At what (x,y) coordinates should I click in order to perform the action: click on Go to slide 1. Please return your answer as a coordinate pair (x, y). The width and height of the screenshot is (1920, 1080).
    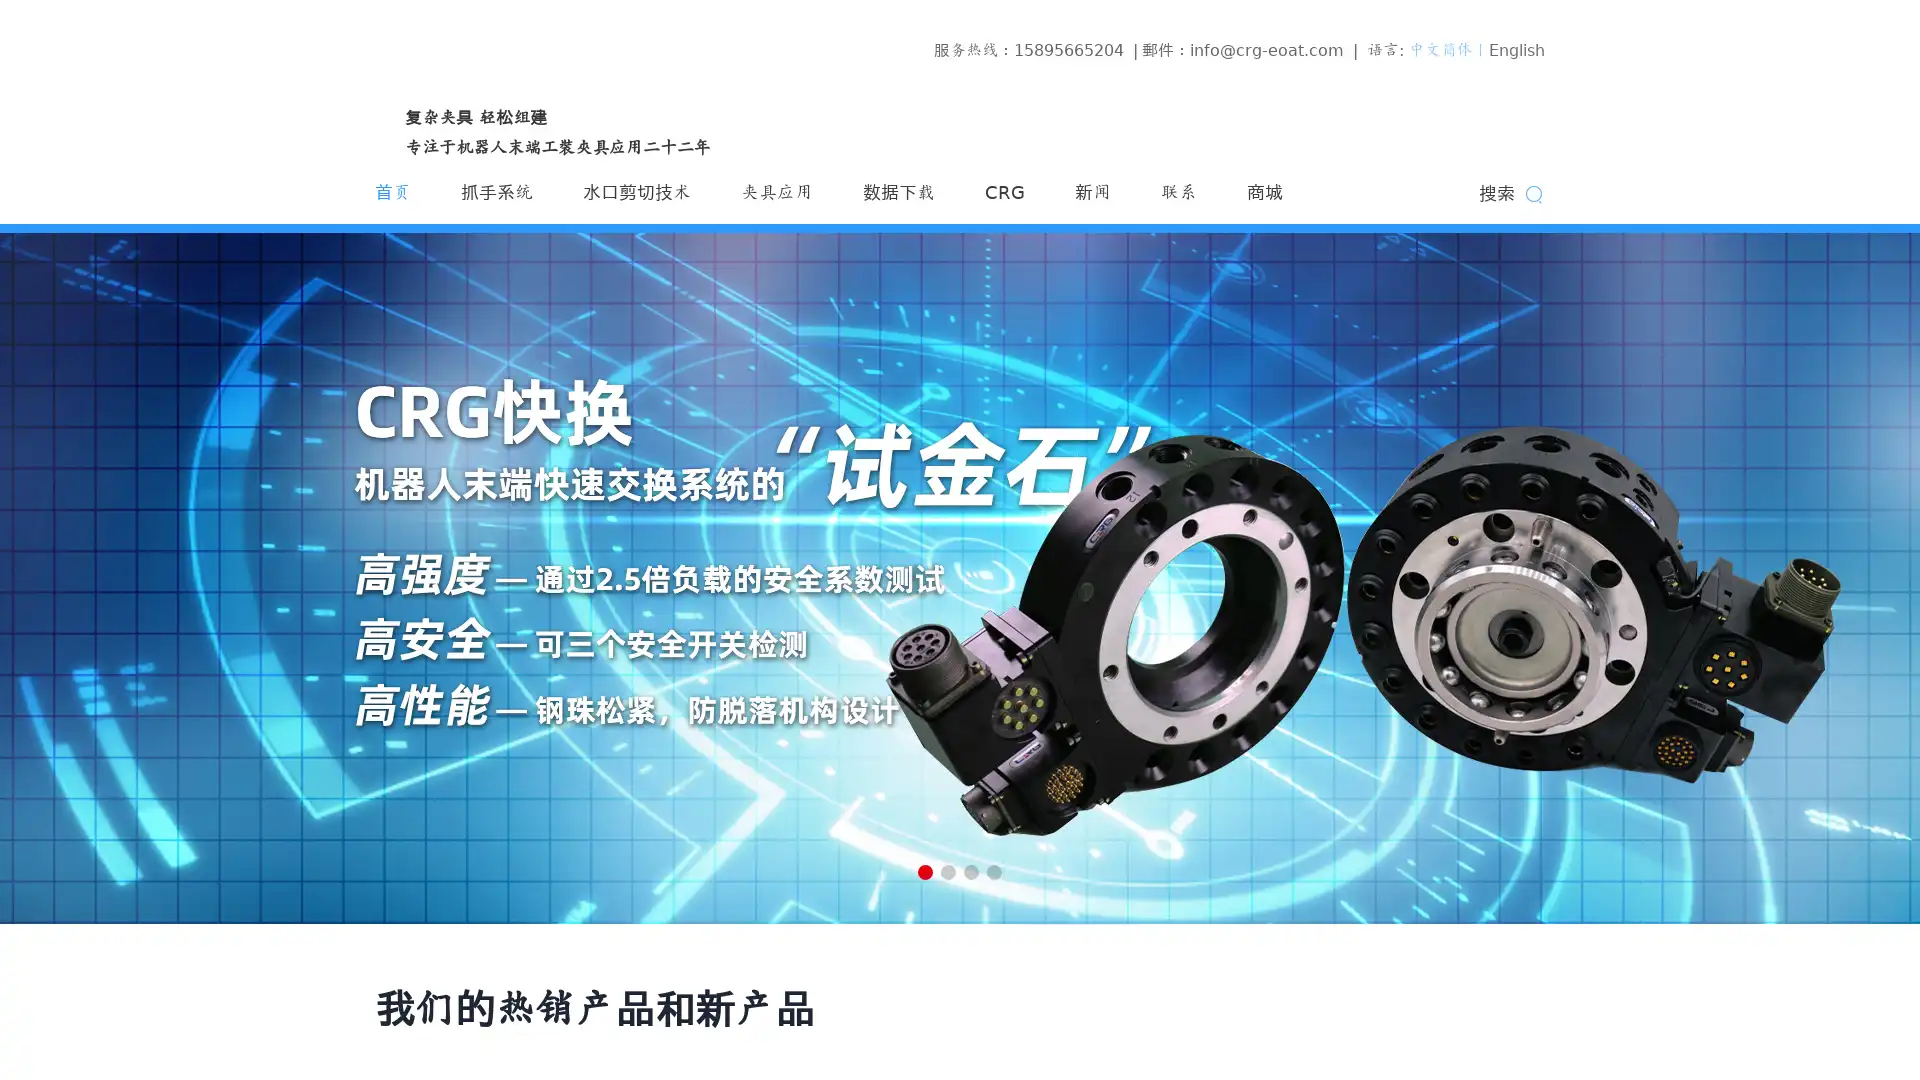
    Looking at the image, I should click on (924, 871).